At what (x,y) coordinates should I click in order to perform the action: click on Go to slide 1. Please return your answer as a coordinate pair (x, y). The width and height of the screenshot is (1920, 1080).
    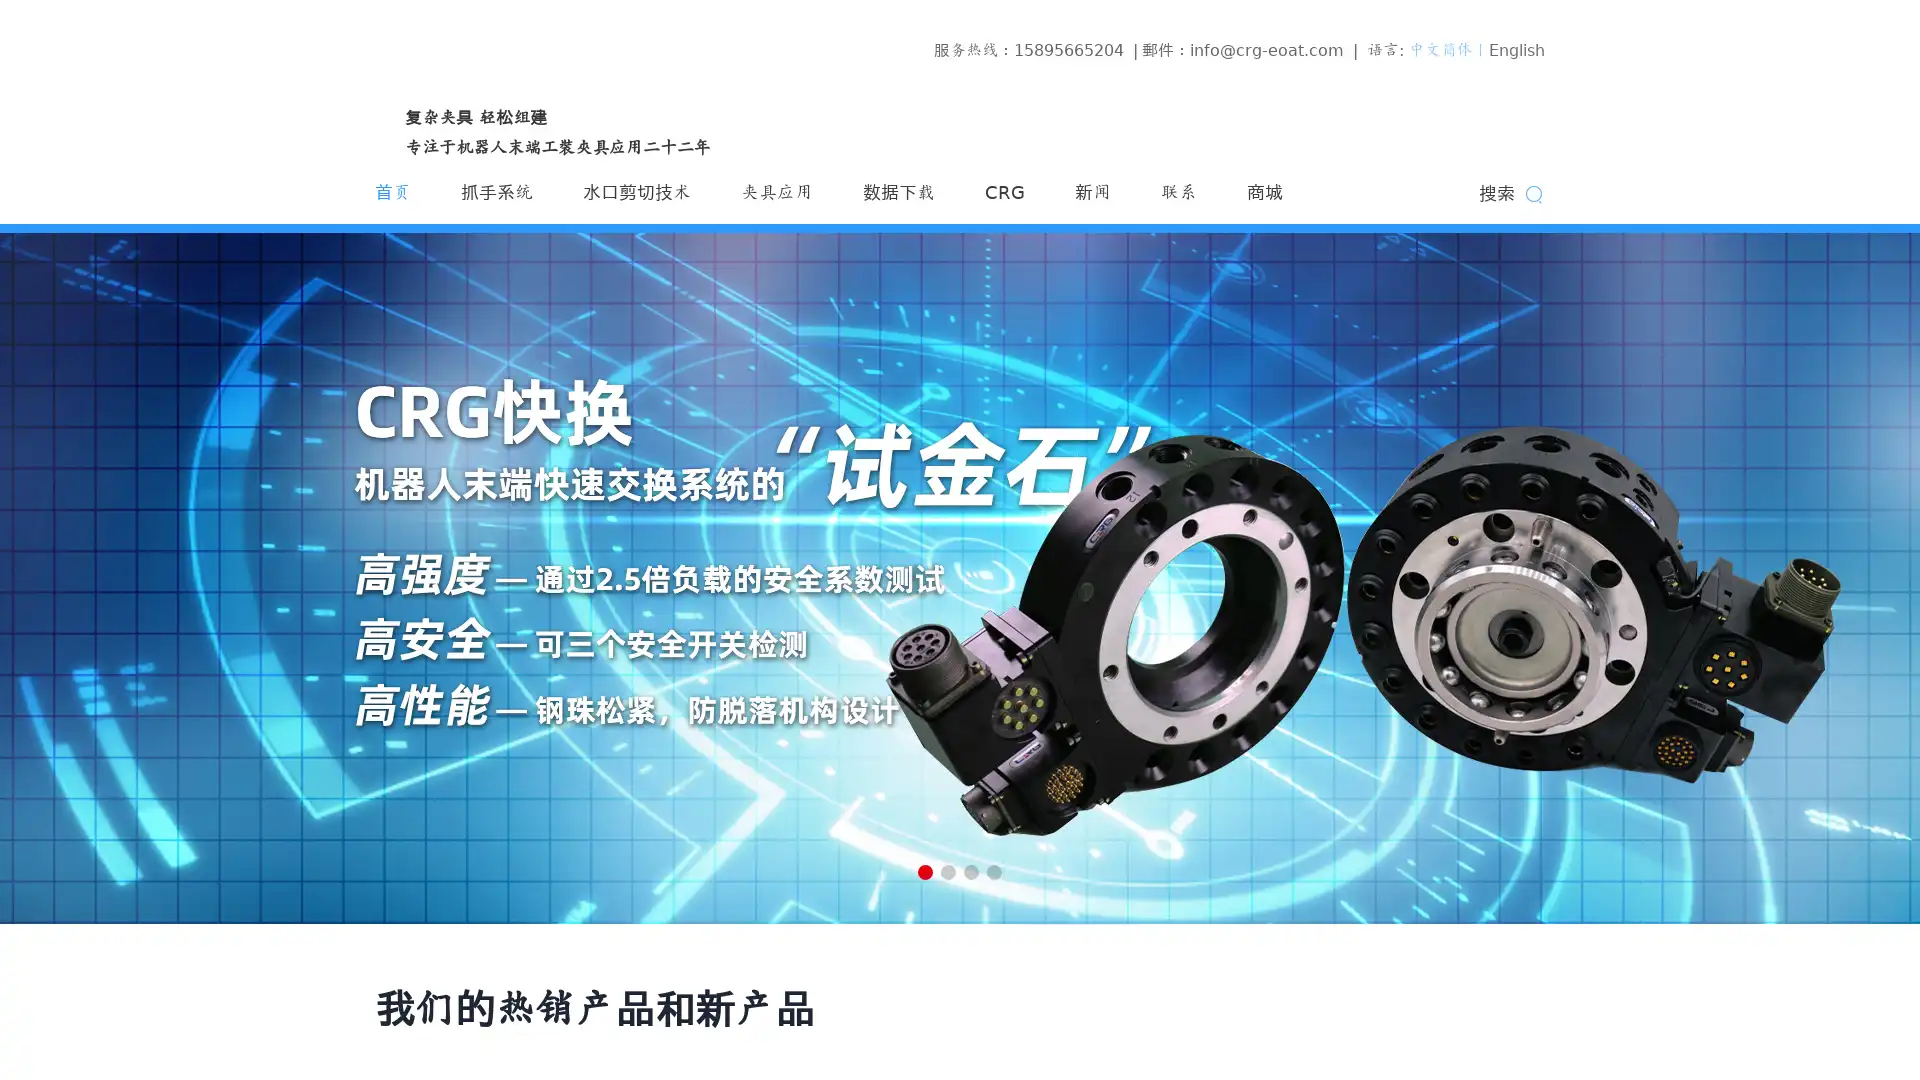
    Looking at the image, I should click on (924, 871).